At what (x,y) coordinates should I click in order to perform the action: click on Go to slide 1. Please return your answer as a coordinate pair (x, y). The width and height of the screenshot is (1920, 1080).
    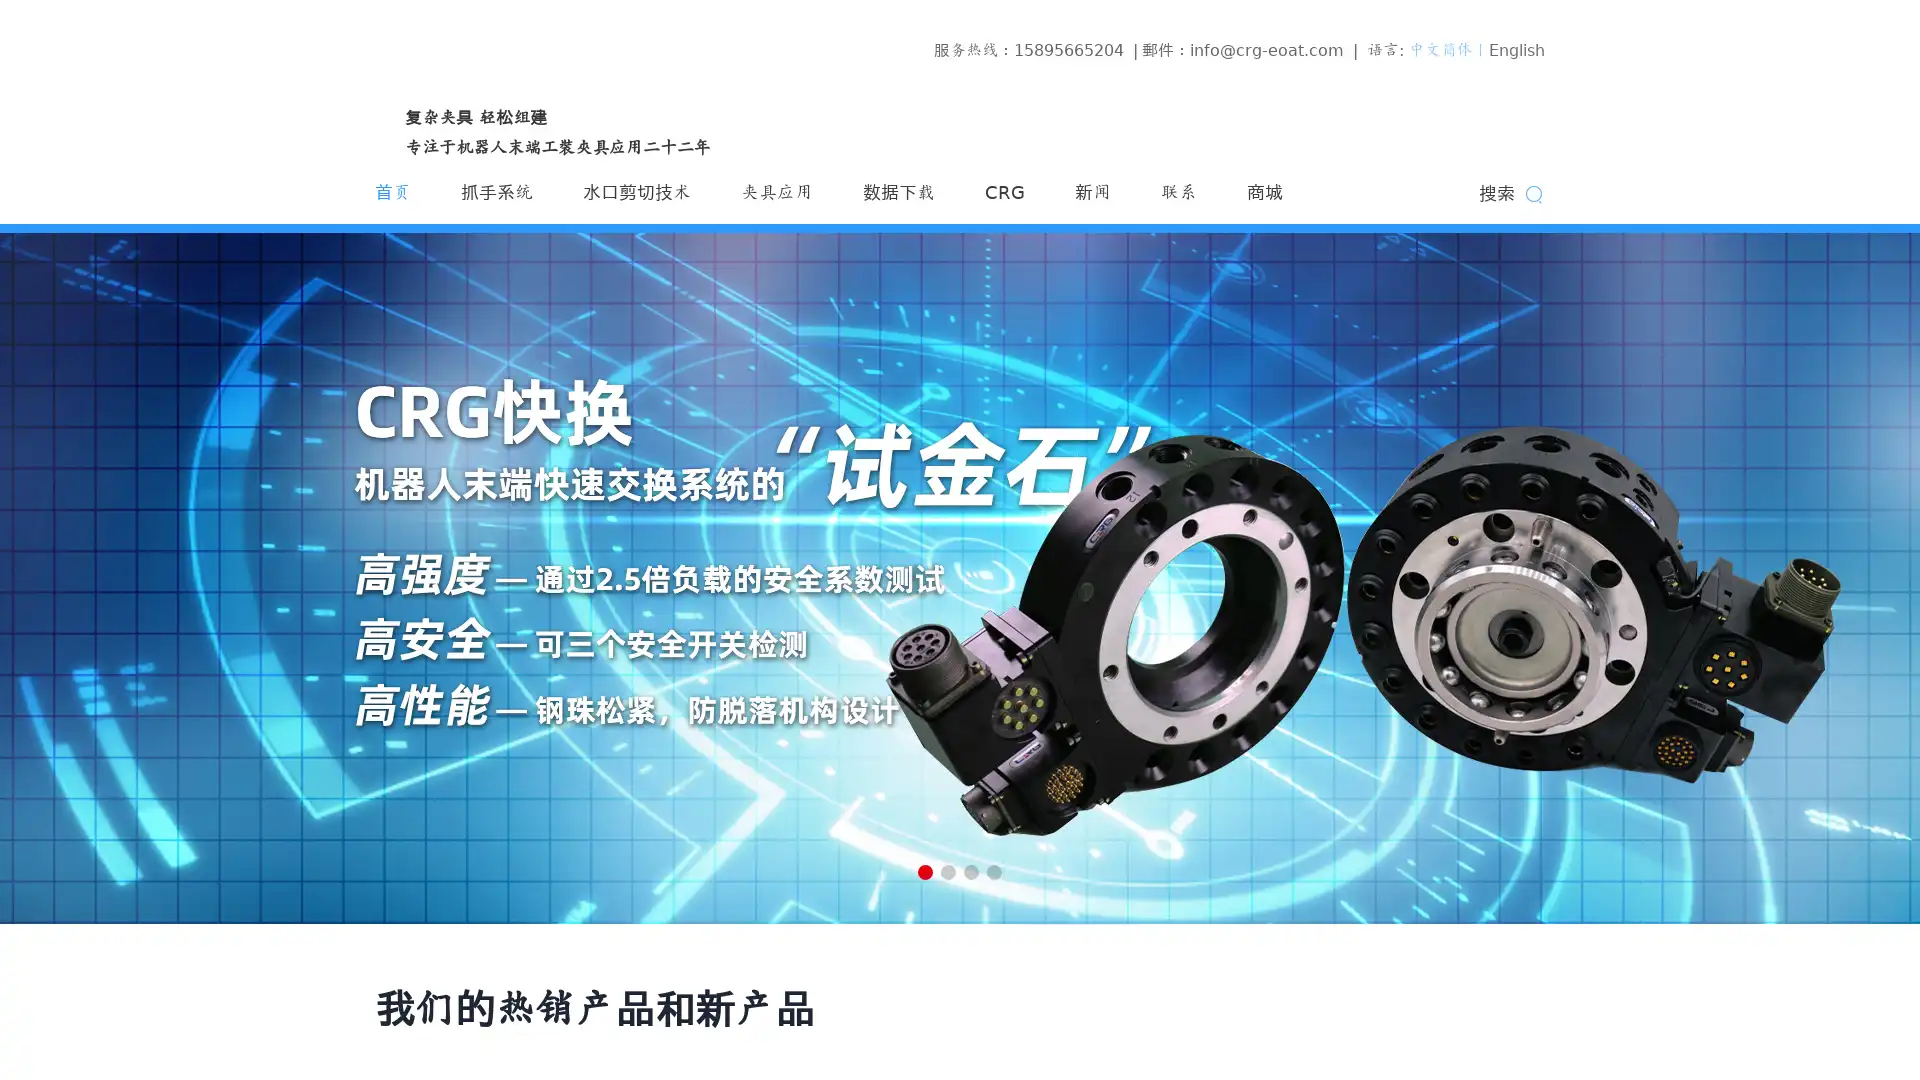
    Looking at the image, I should click on (924, 871).